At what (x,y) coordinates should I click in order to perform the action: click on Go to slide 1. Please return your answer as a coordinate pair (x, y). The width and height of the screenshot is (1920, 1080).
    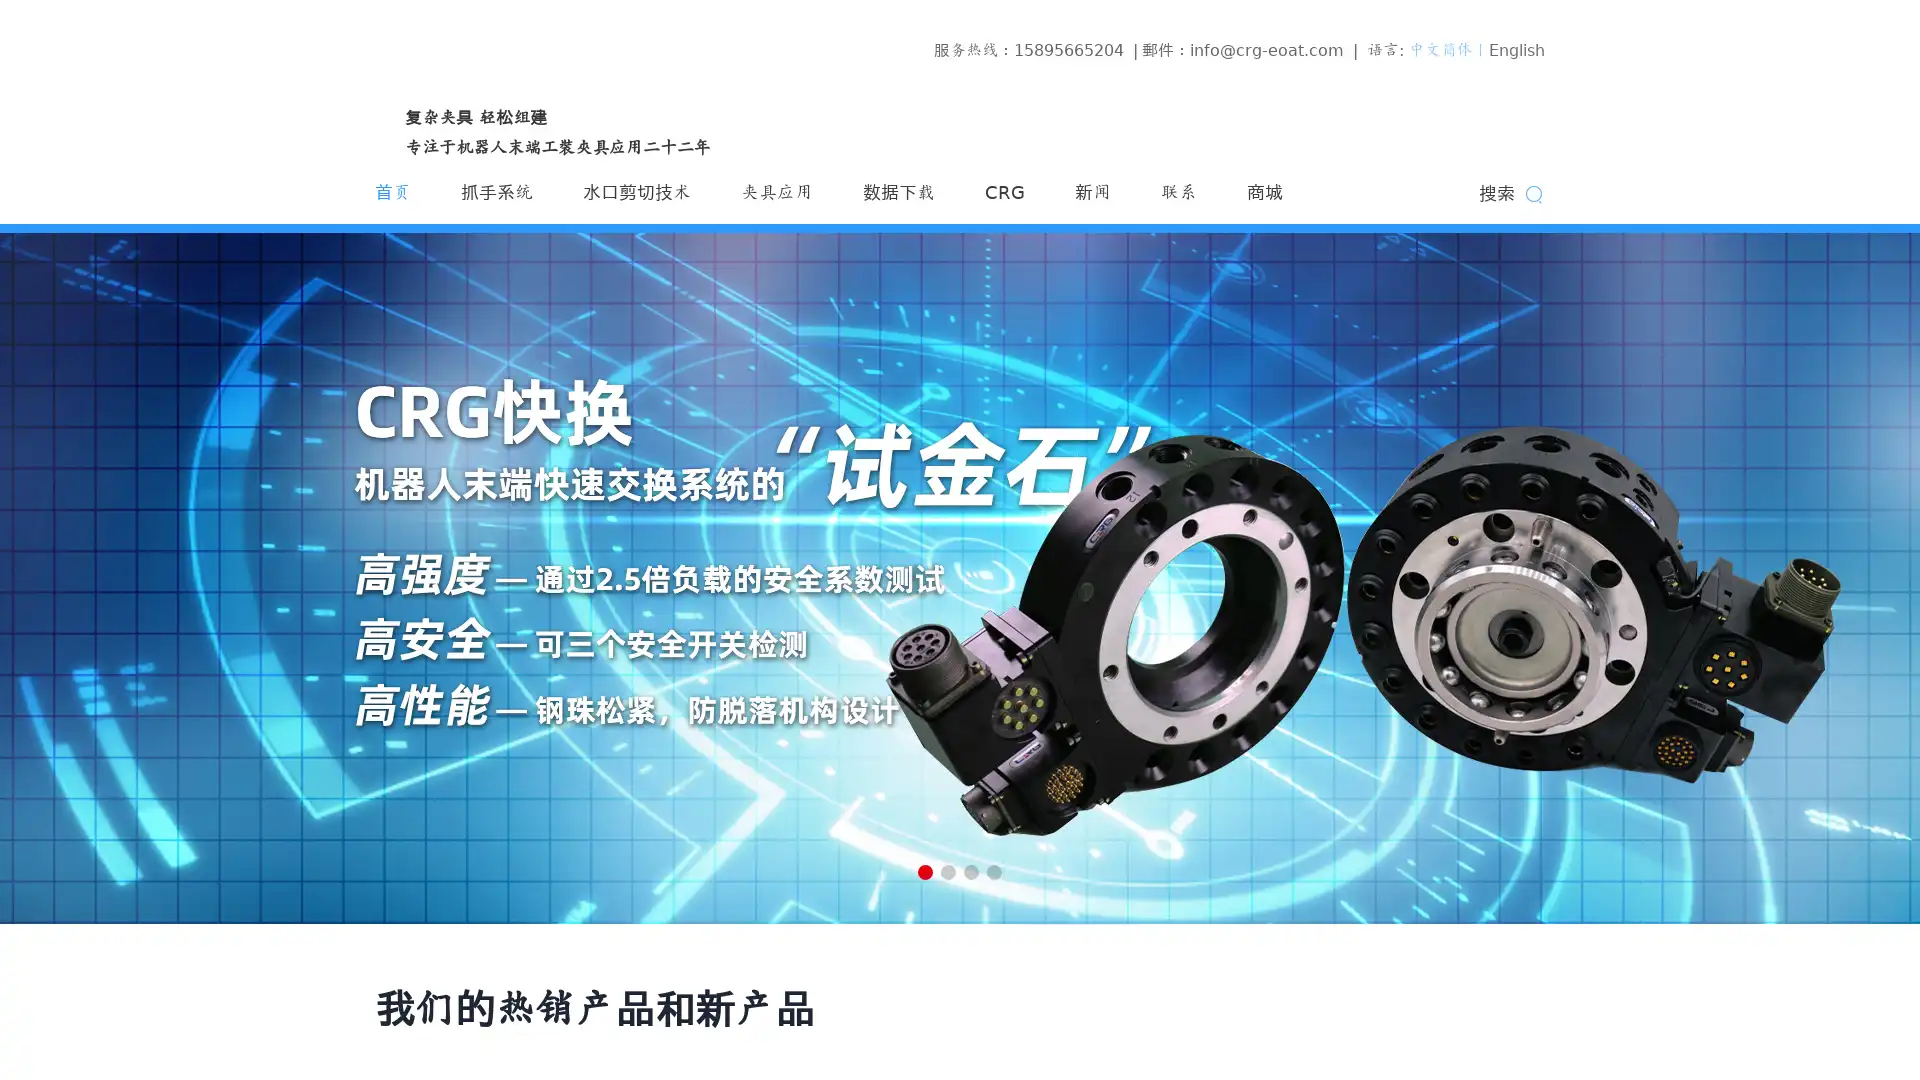
    Looking at the image, I should click on (924, 871).